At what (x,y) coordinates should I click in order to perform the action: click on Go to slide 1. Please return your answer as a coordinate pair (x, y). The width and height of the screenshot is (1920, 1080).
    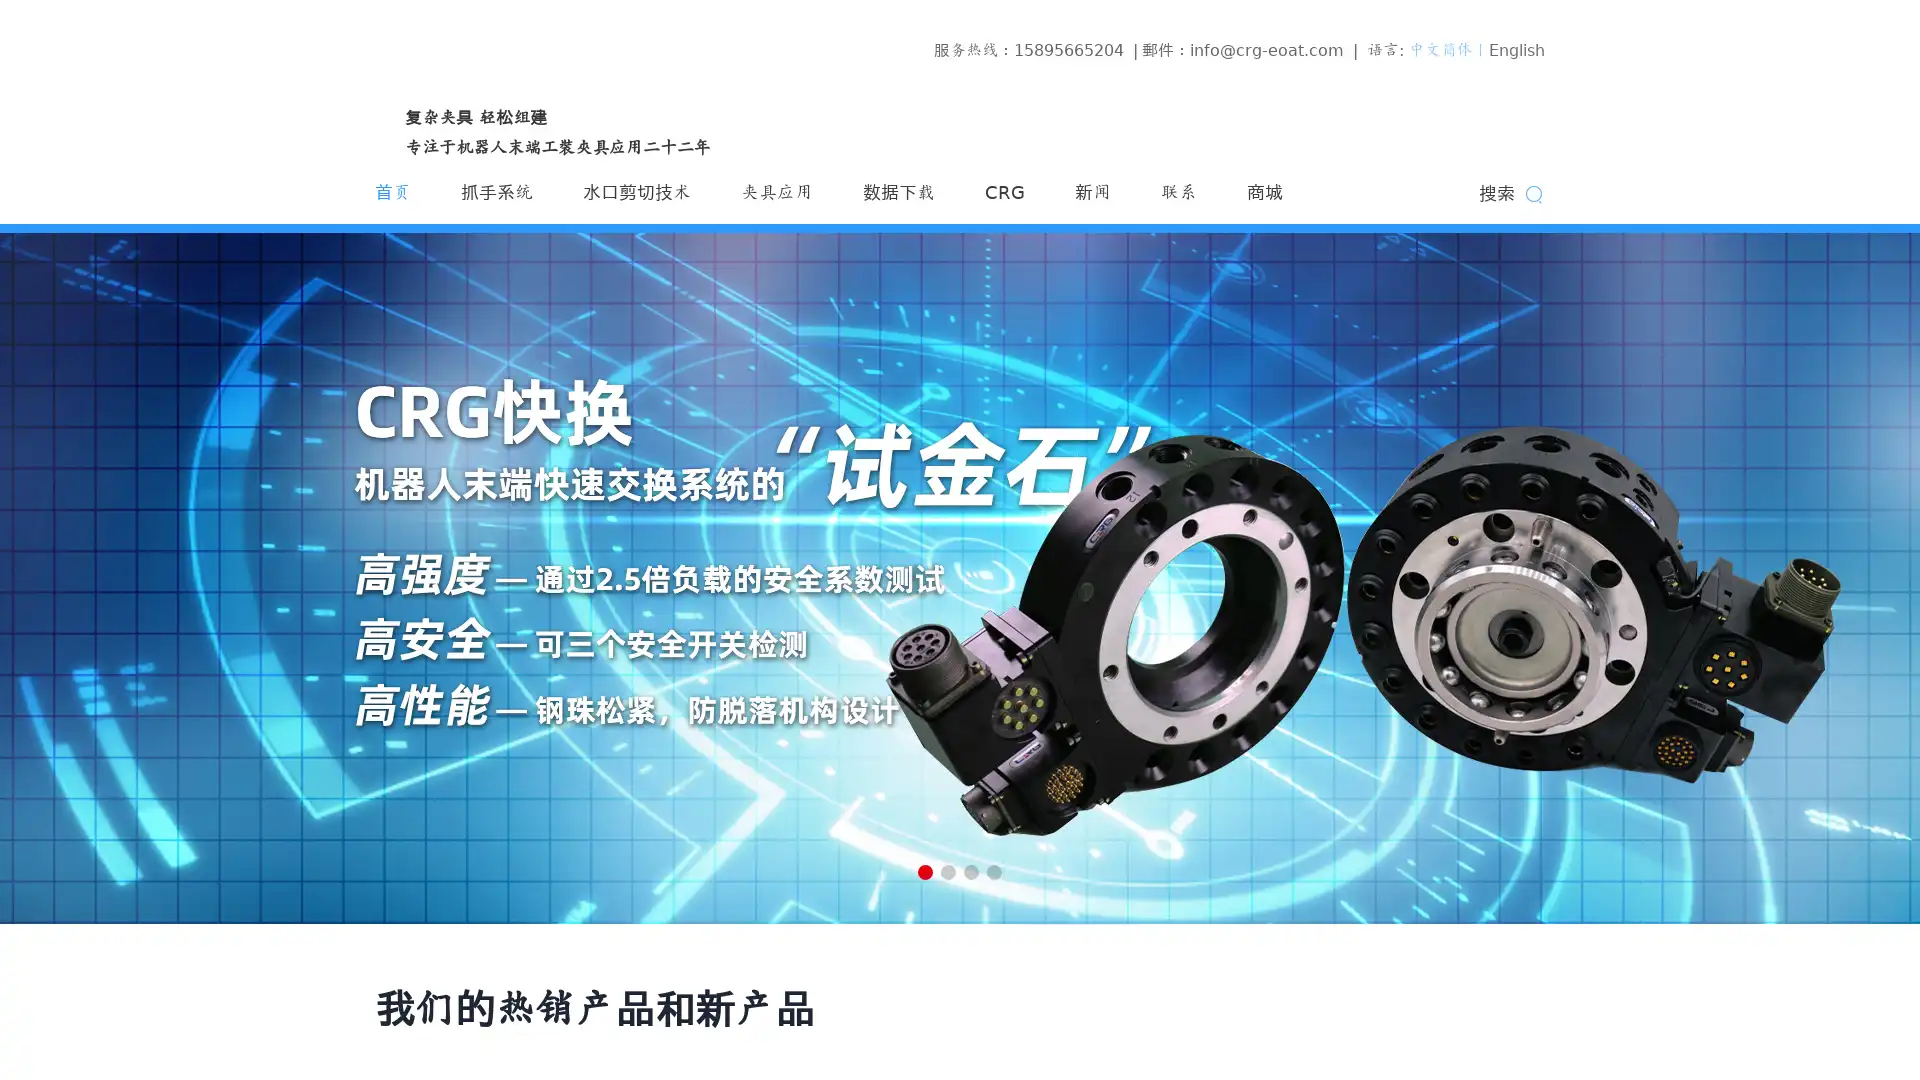
    Looking at the image, I should click on (924, 871).